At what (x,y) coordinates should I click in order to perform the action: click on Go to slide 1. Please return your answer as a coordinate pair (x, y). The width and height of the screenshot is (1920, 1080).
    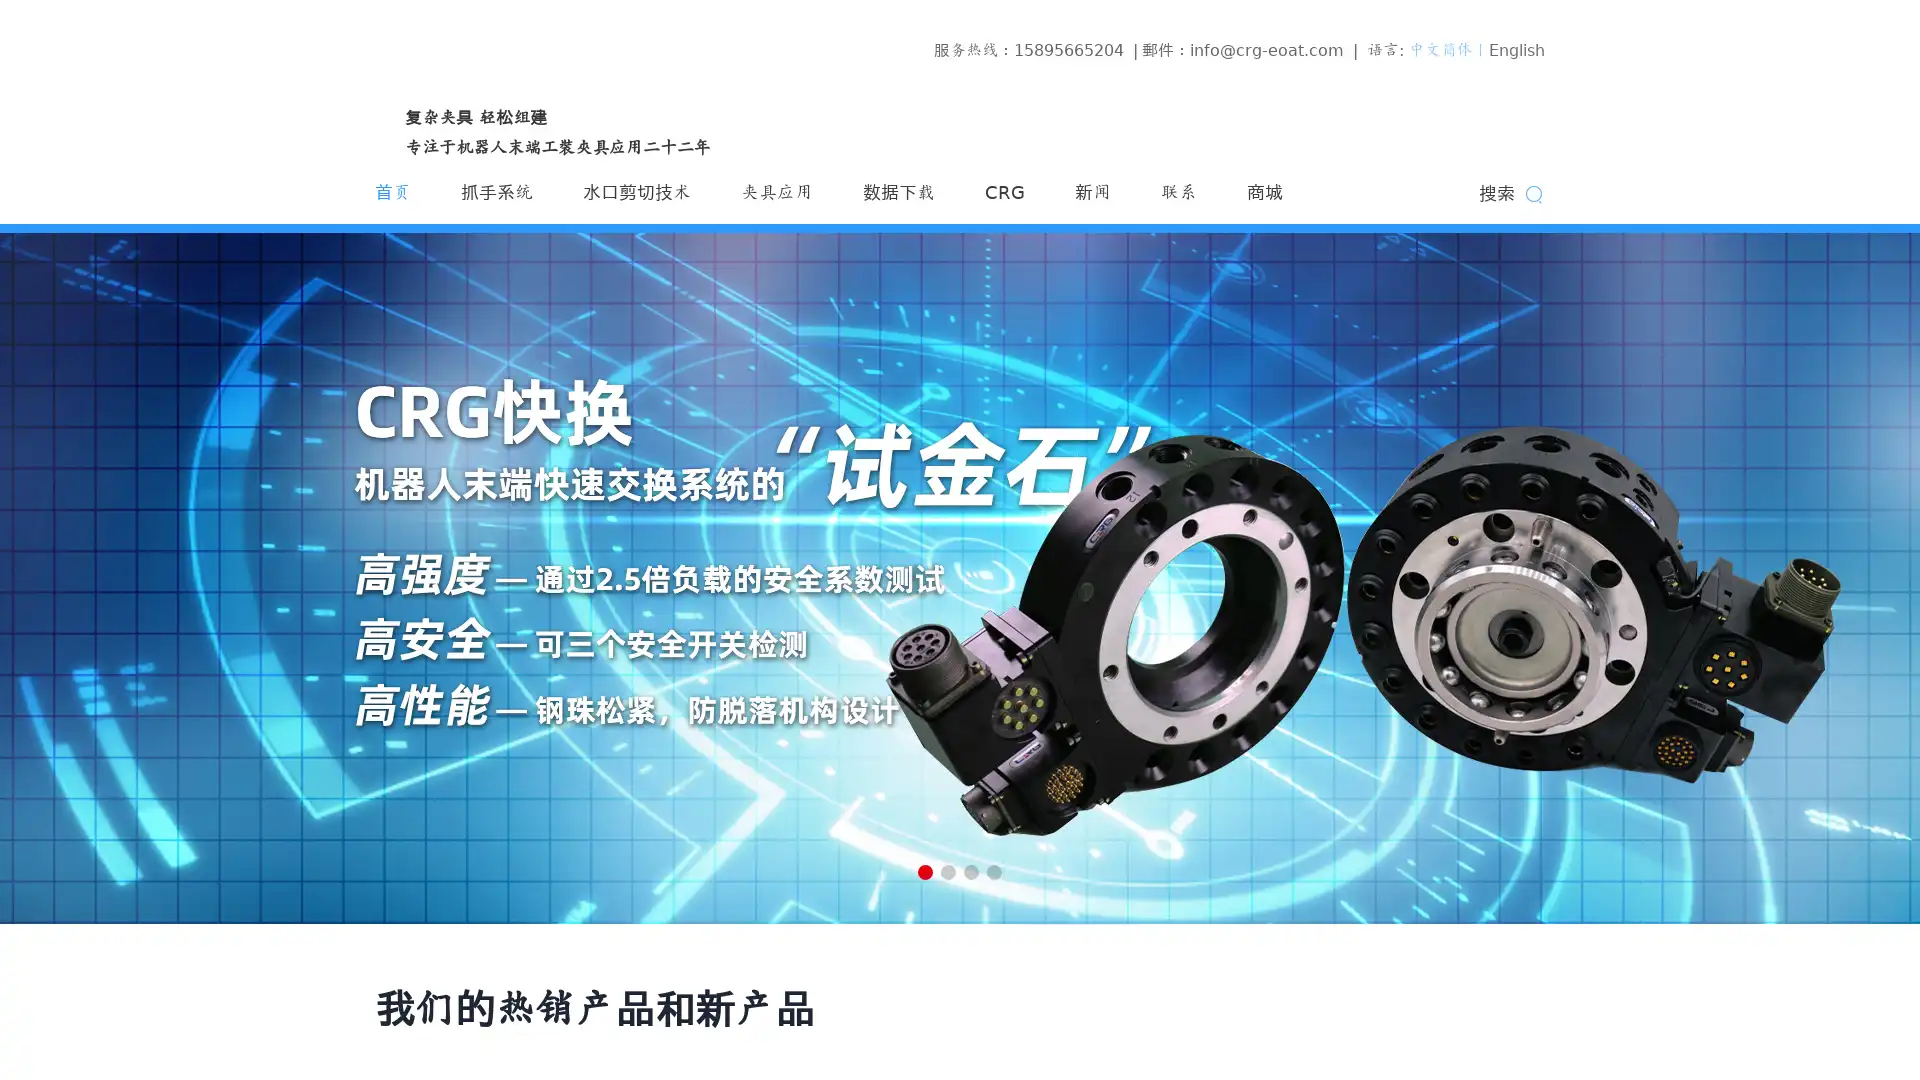
    Looking at the image, I should click on (924, 871).